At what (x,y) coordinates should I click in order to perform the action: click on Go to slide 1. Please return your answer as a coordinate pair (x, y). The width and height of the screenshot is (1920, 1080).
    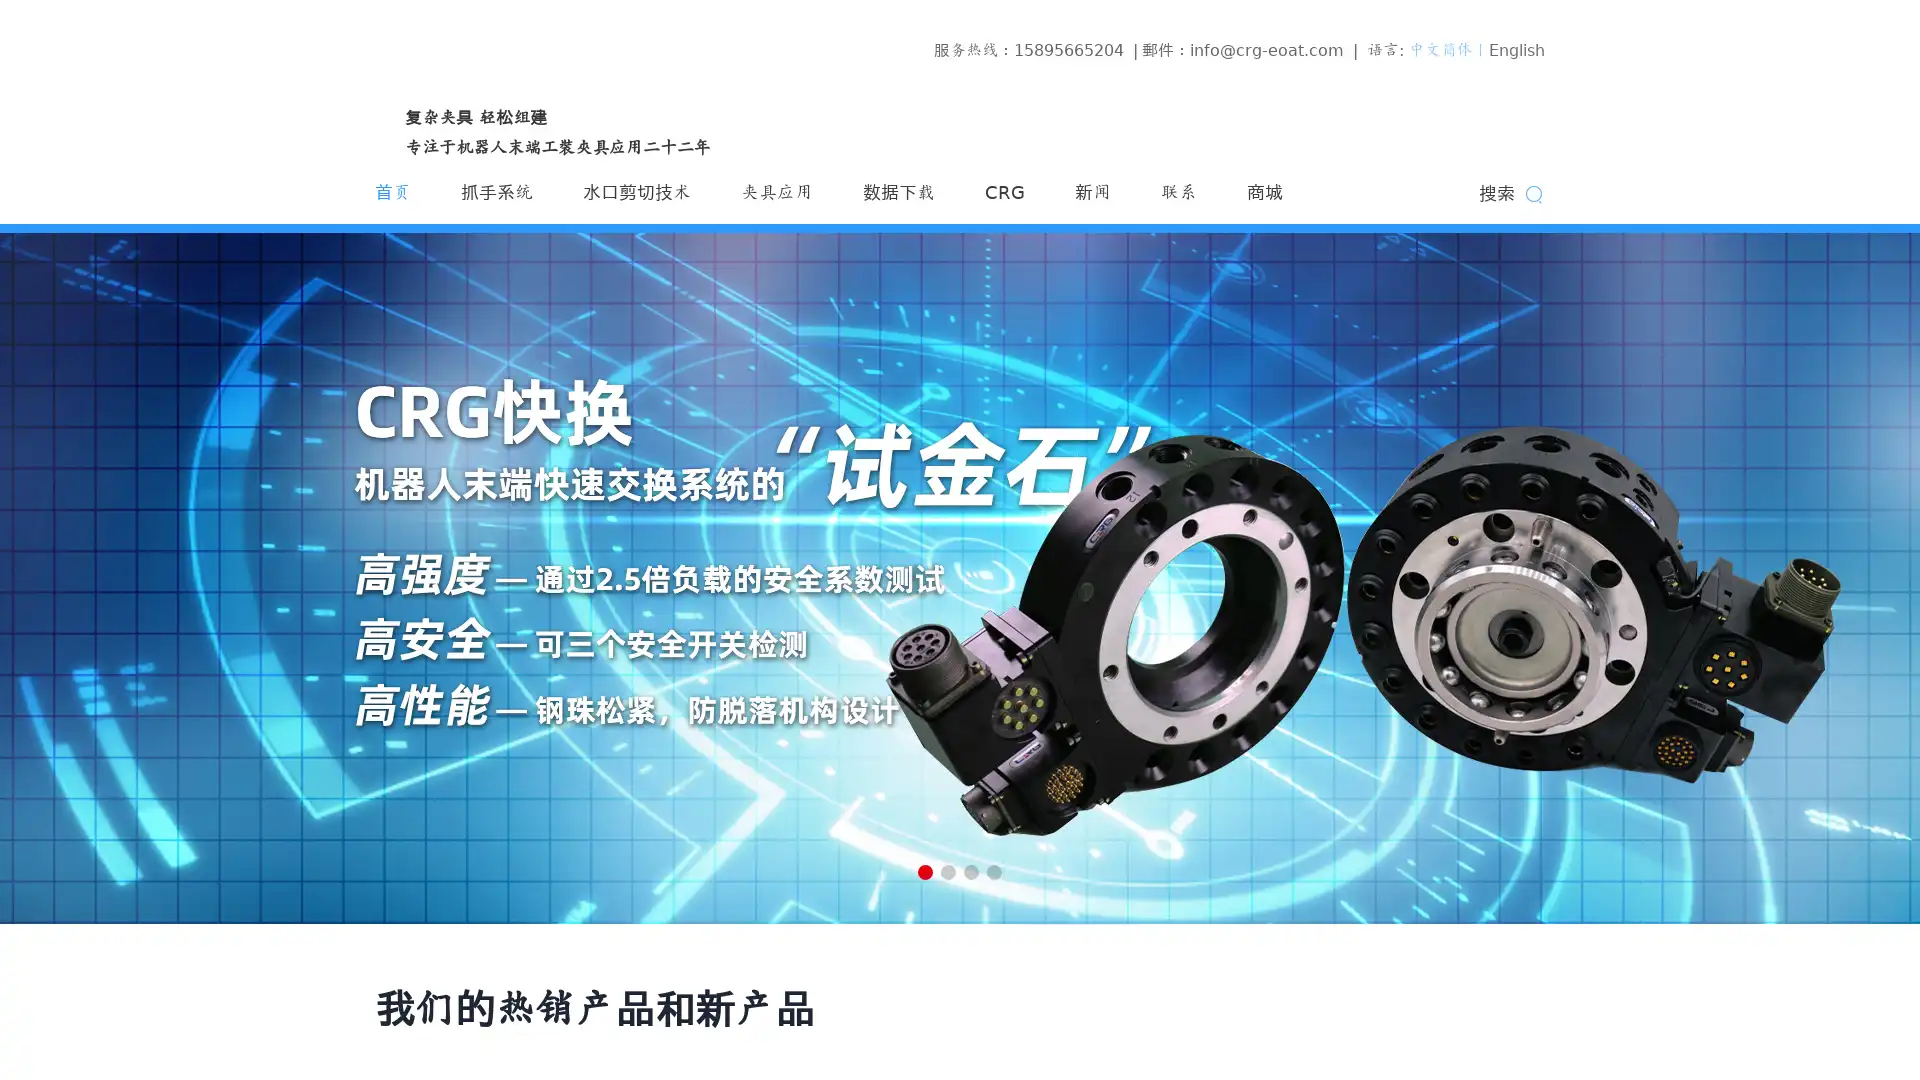
    Looking at the image, I should click on (924, 871).